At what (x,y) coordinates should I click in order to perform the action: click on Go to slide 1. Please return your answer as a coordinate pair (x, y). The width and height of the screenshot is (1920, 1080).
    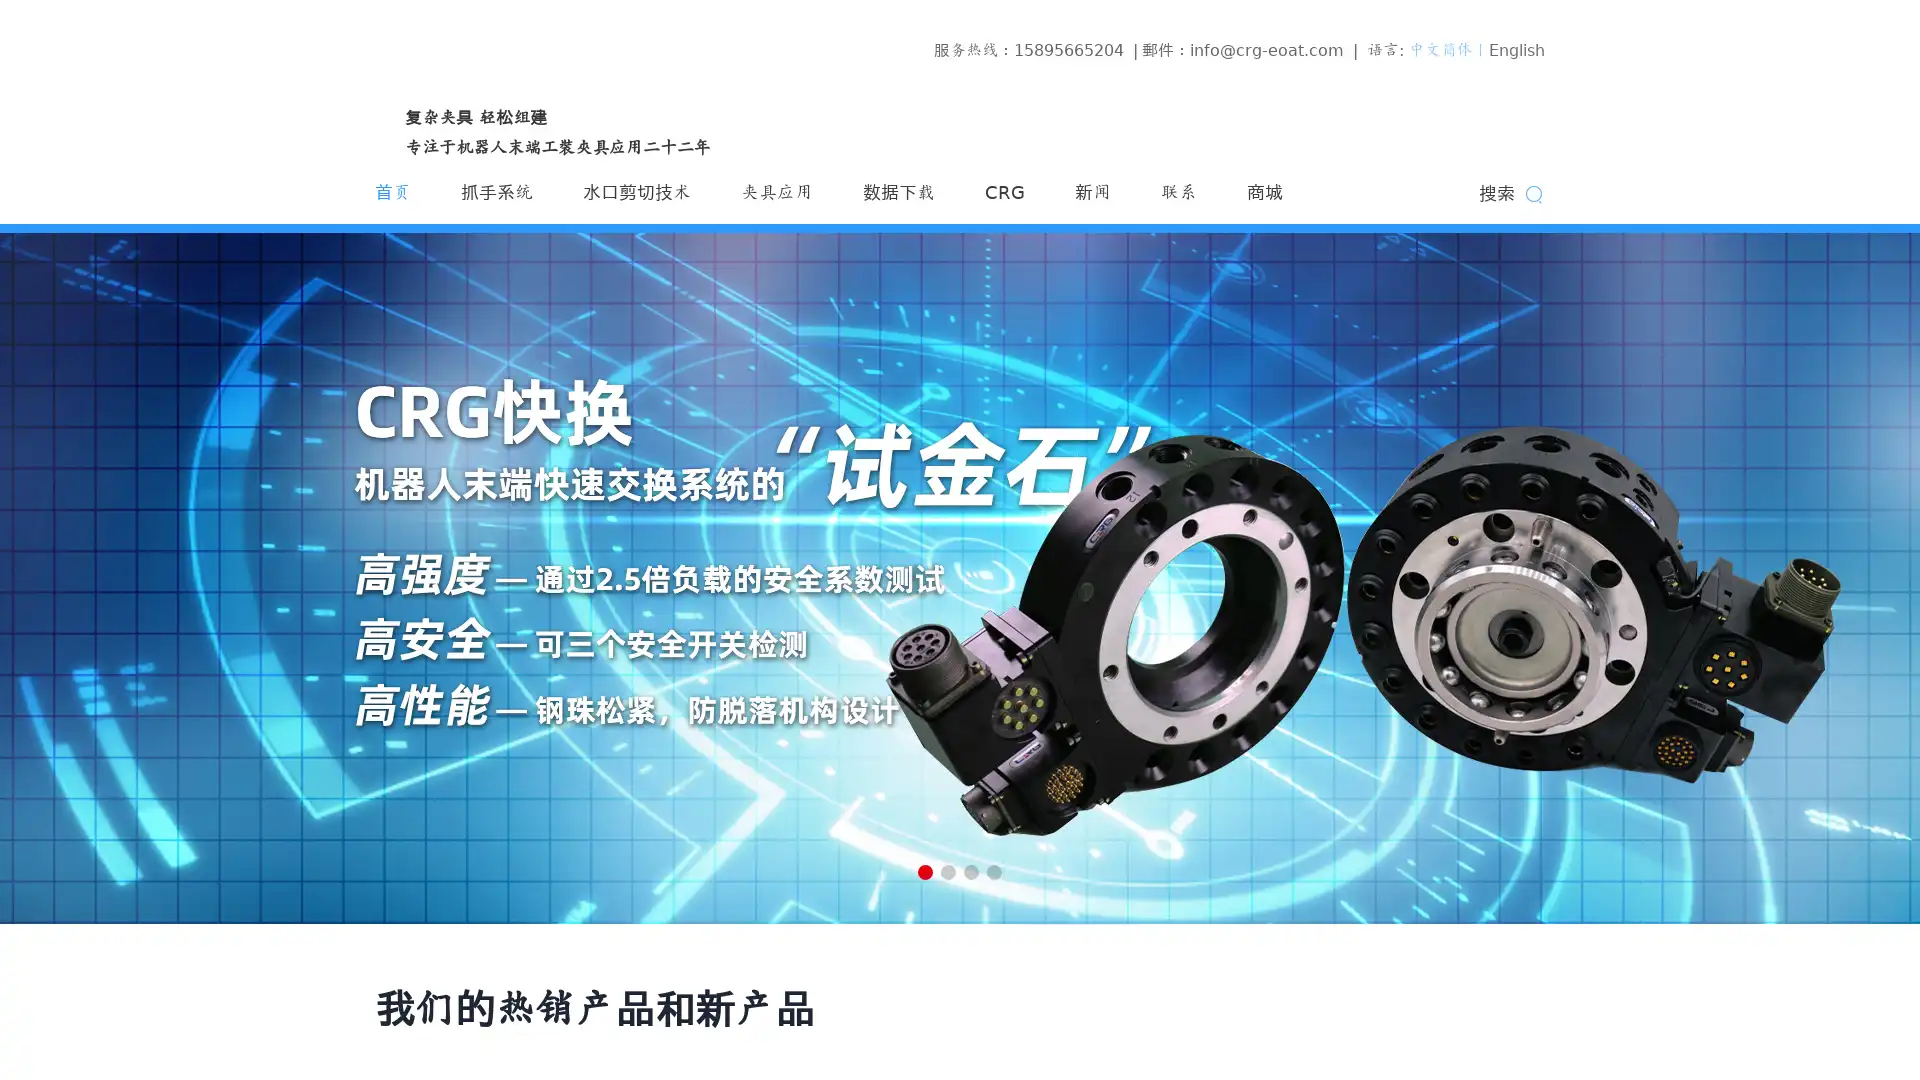
    Looking at the image, I should click on (924, 871).